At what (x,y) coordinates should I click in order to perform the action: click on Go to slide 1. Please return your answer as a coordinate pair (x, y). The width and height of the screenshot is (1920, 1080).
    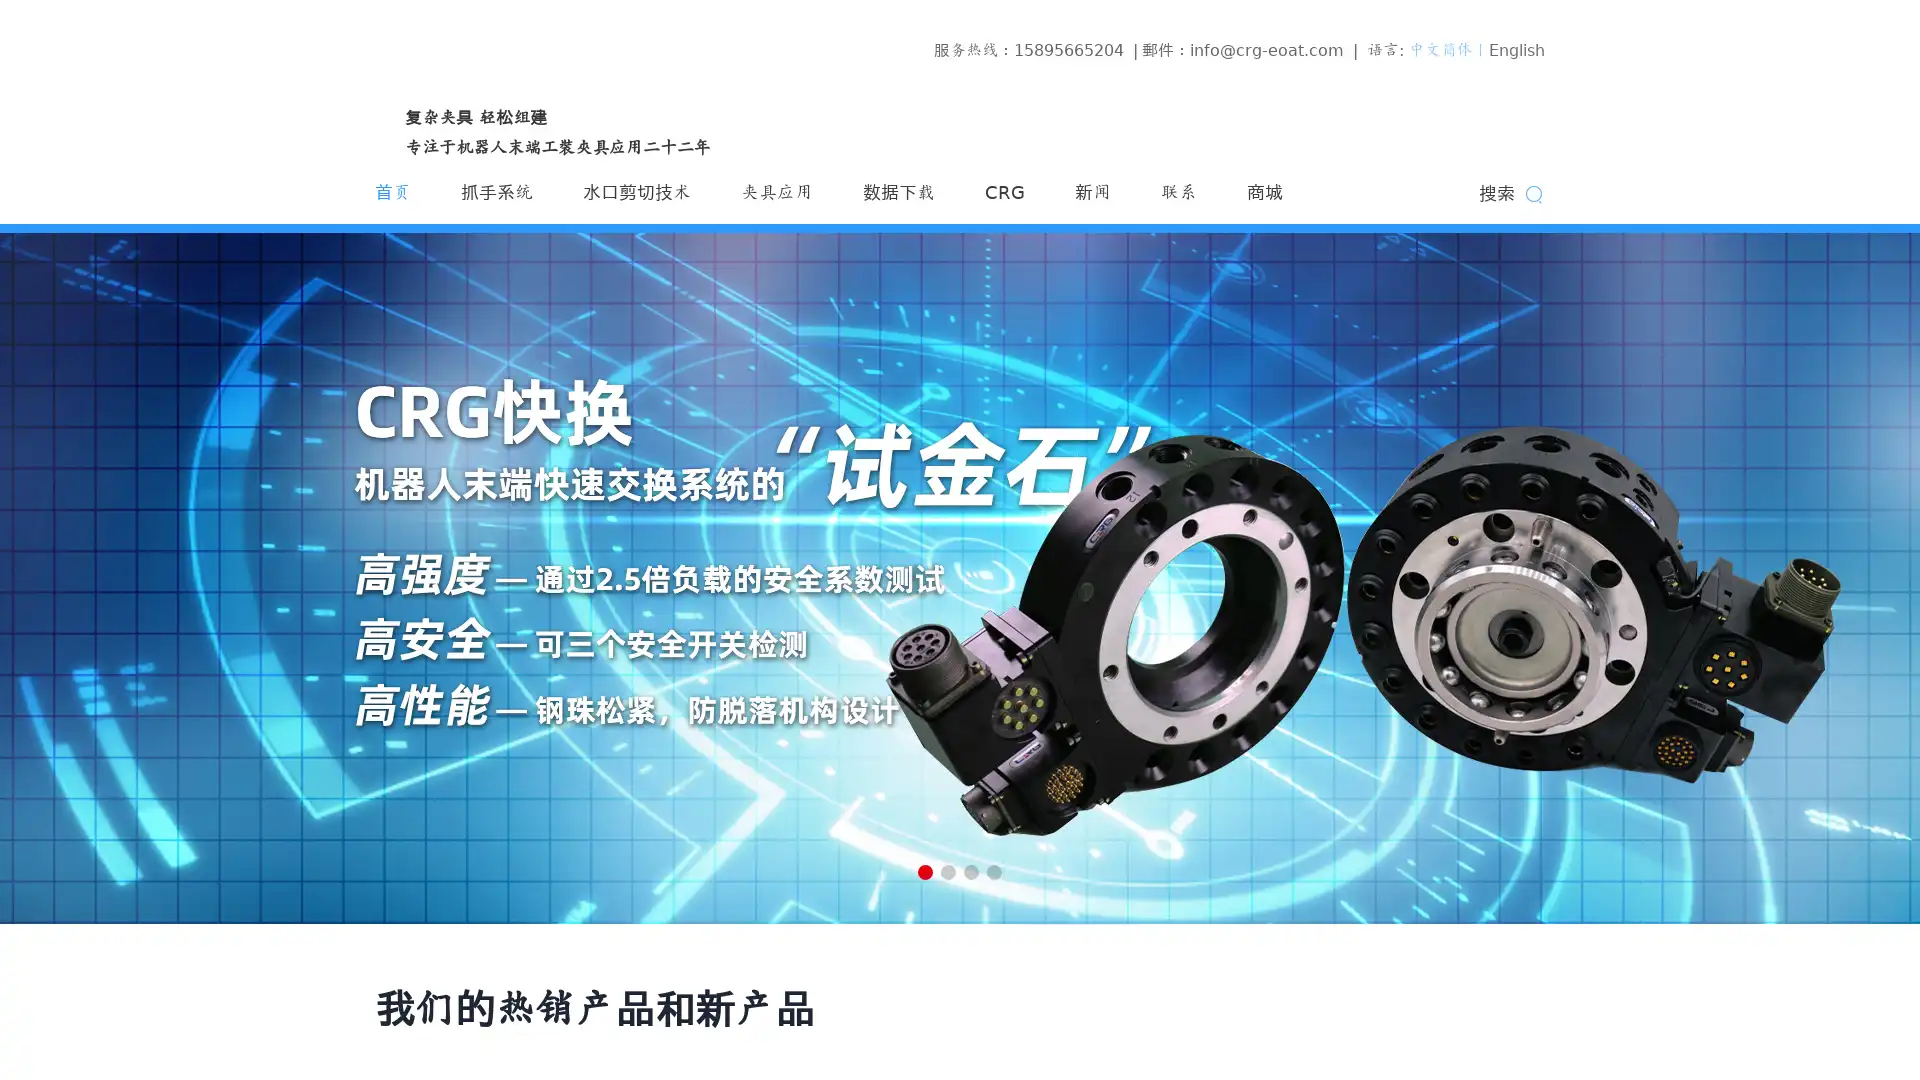
    Looking at the image, I should click on (924, 871).